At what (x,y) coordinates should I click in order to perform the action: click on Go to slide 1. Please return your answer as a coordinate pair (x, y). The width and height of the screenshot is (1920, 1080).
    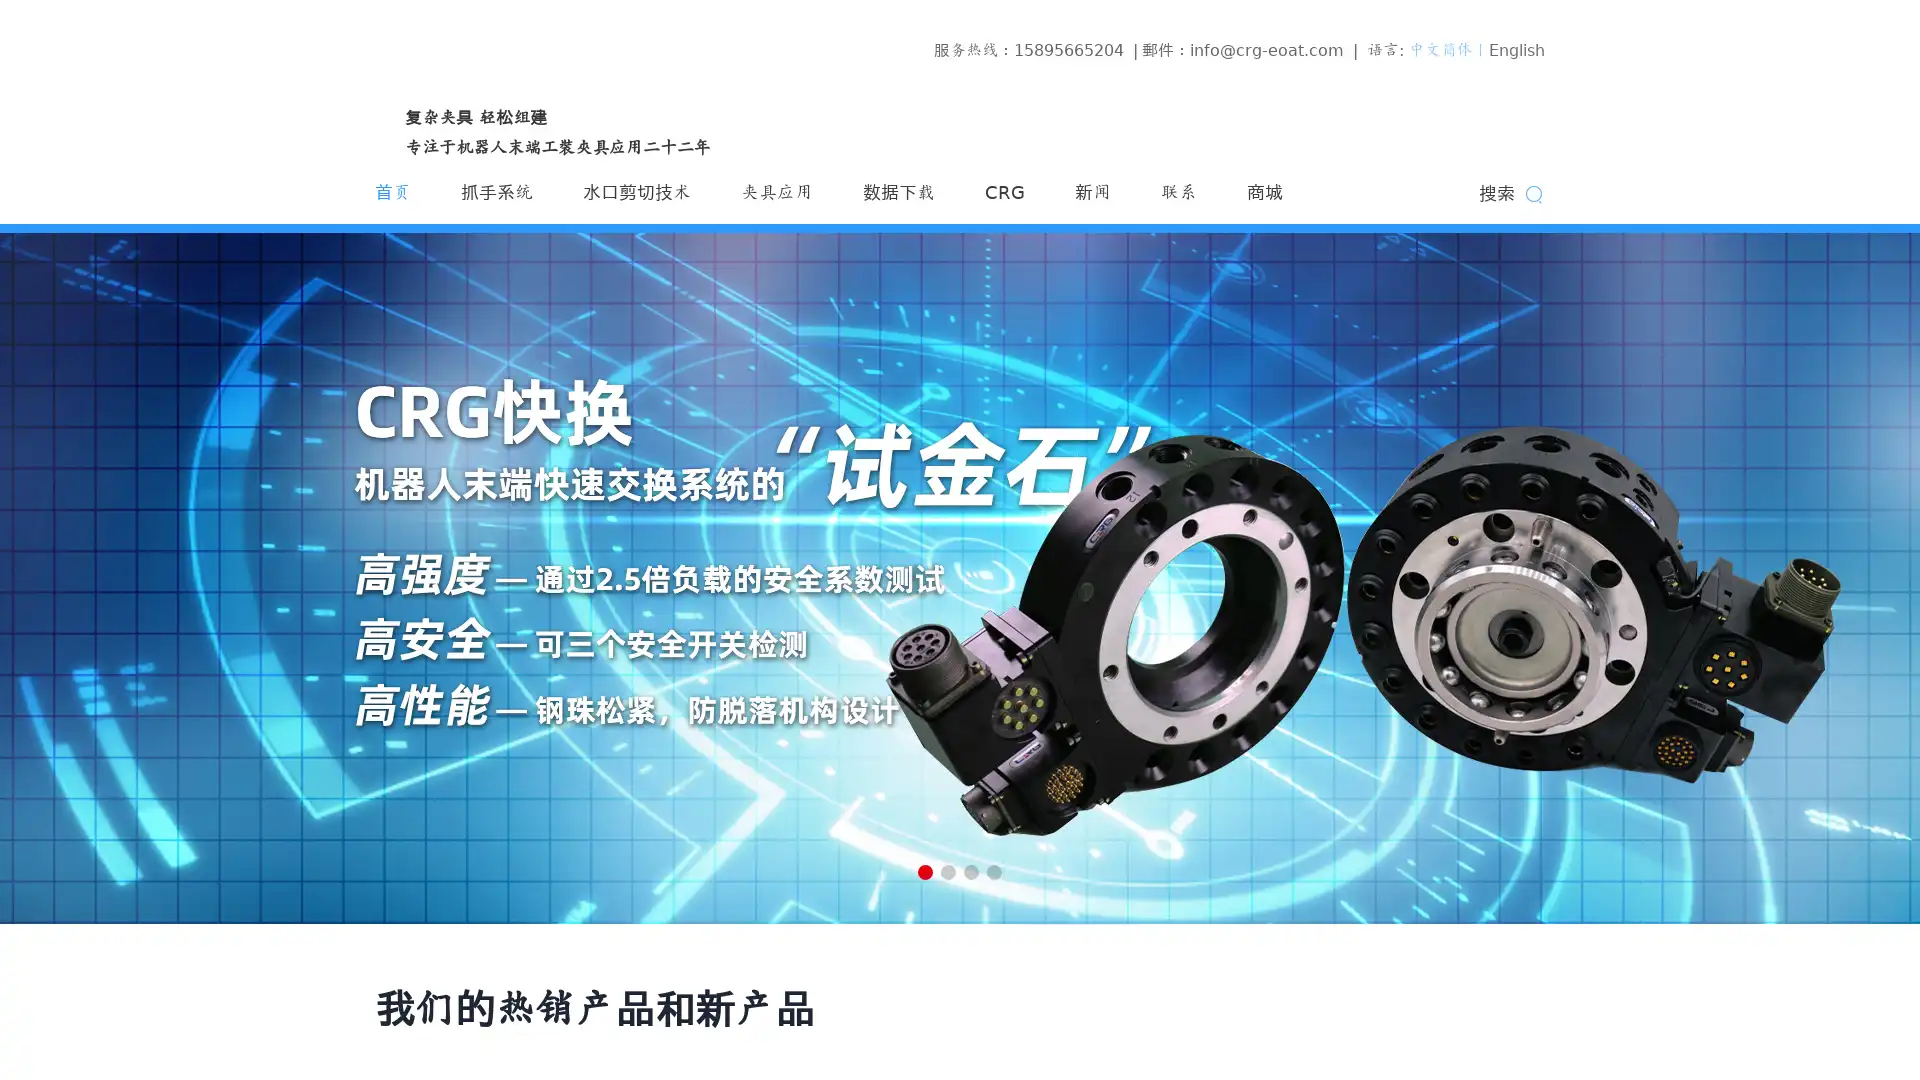
    Looking at the image, I should click on (924, 871).